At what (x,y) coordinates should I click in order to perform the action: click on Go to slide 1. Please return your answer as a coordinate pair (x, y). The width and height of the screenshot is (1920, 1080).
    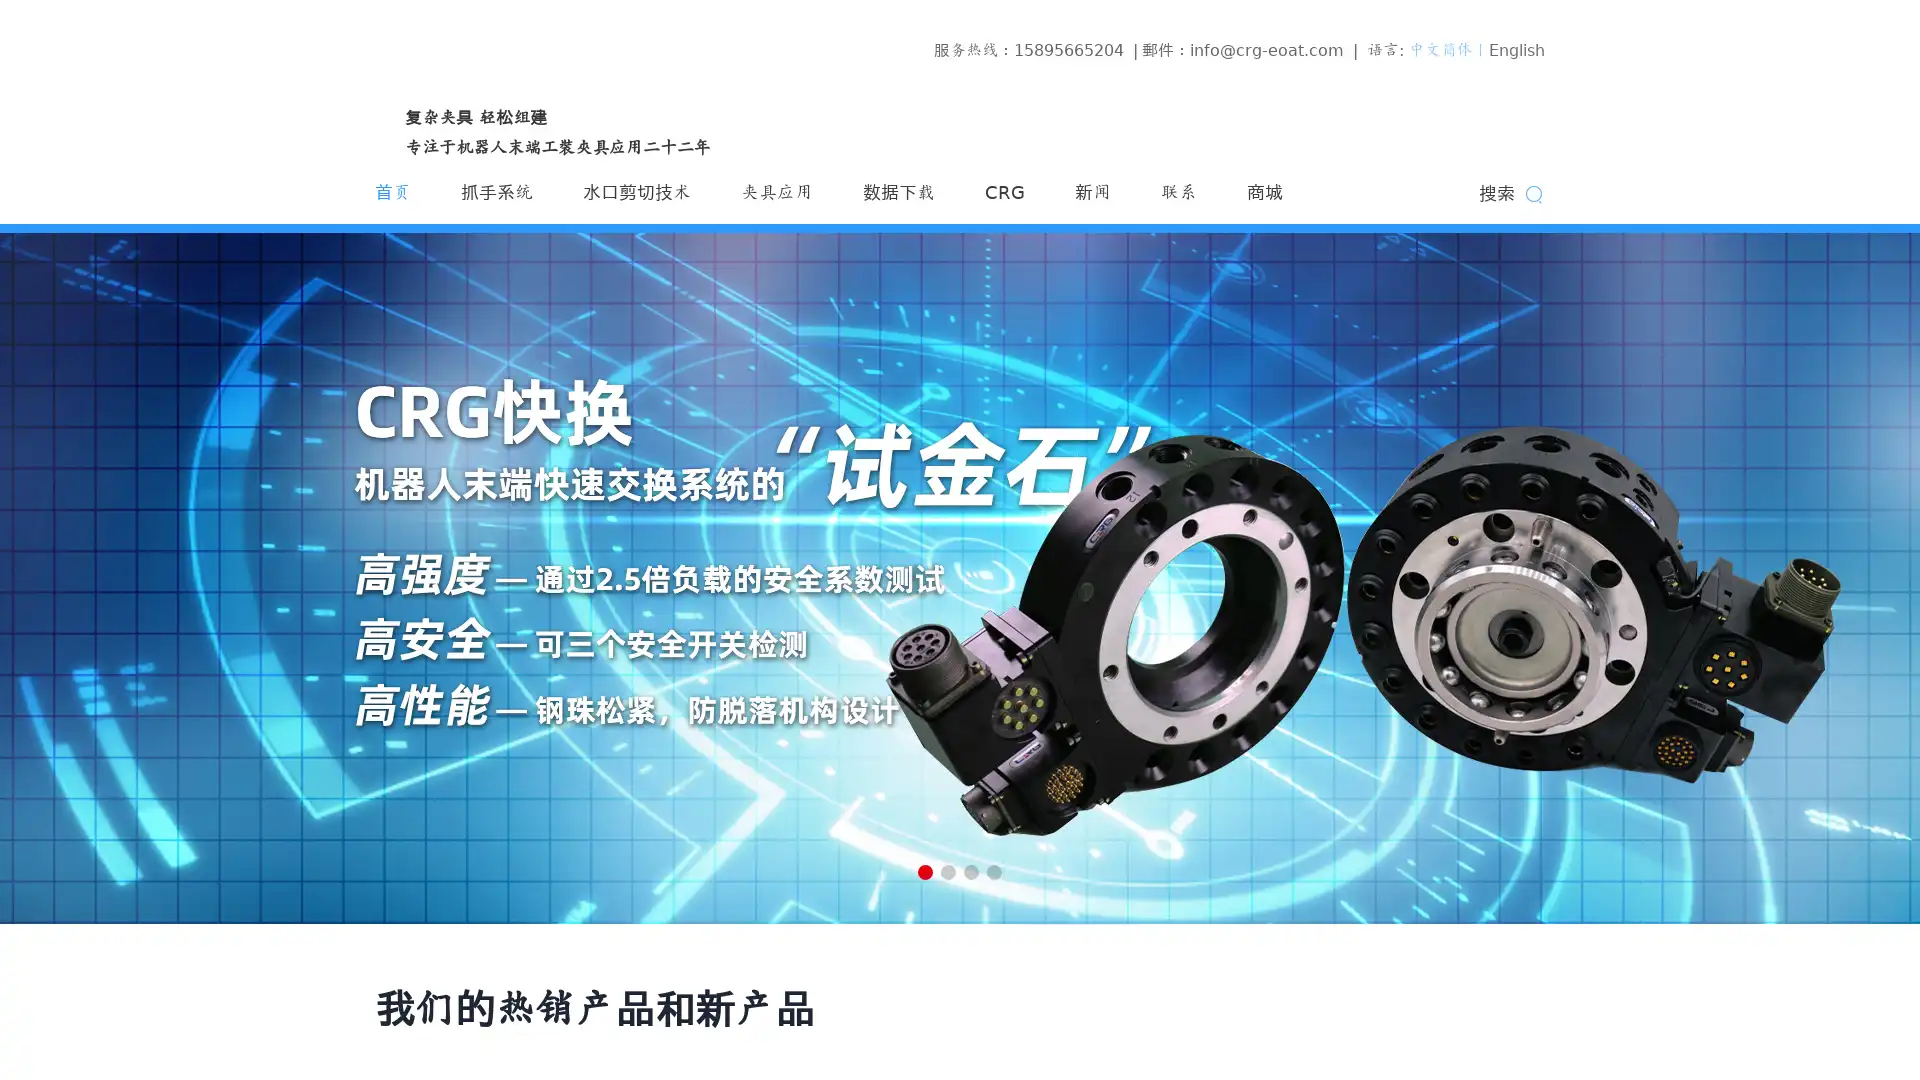
    Looking at the image, I should click on (924, 871).